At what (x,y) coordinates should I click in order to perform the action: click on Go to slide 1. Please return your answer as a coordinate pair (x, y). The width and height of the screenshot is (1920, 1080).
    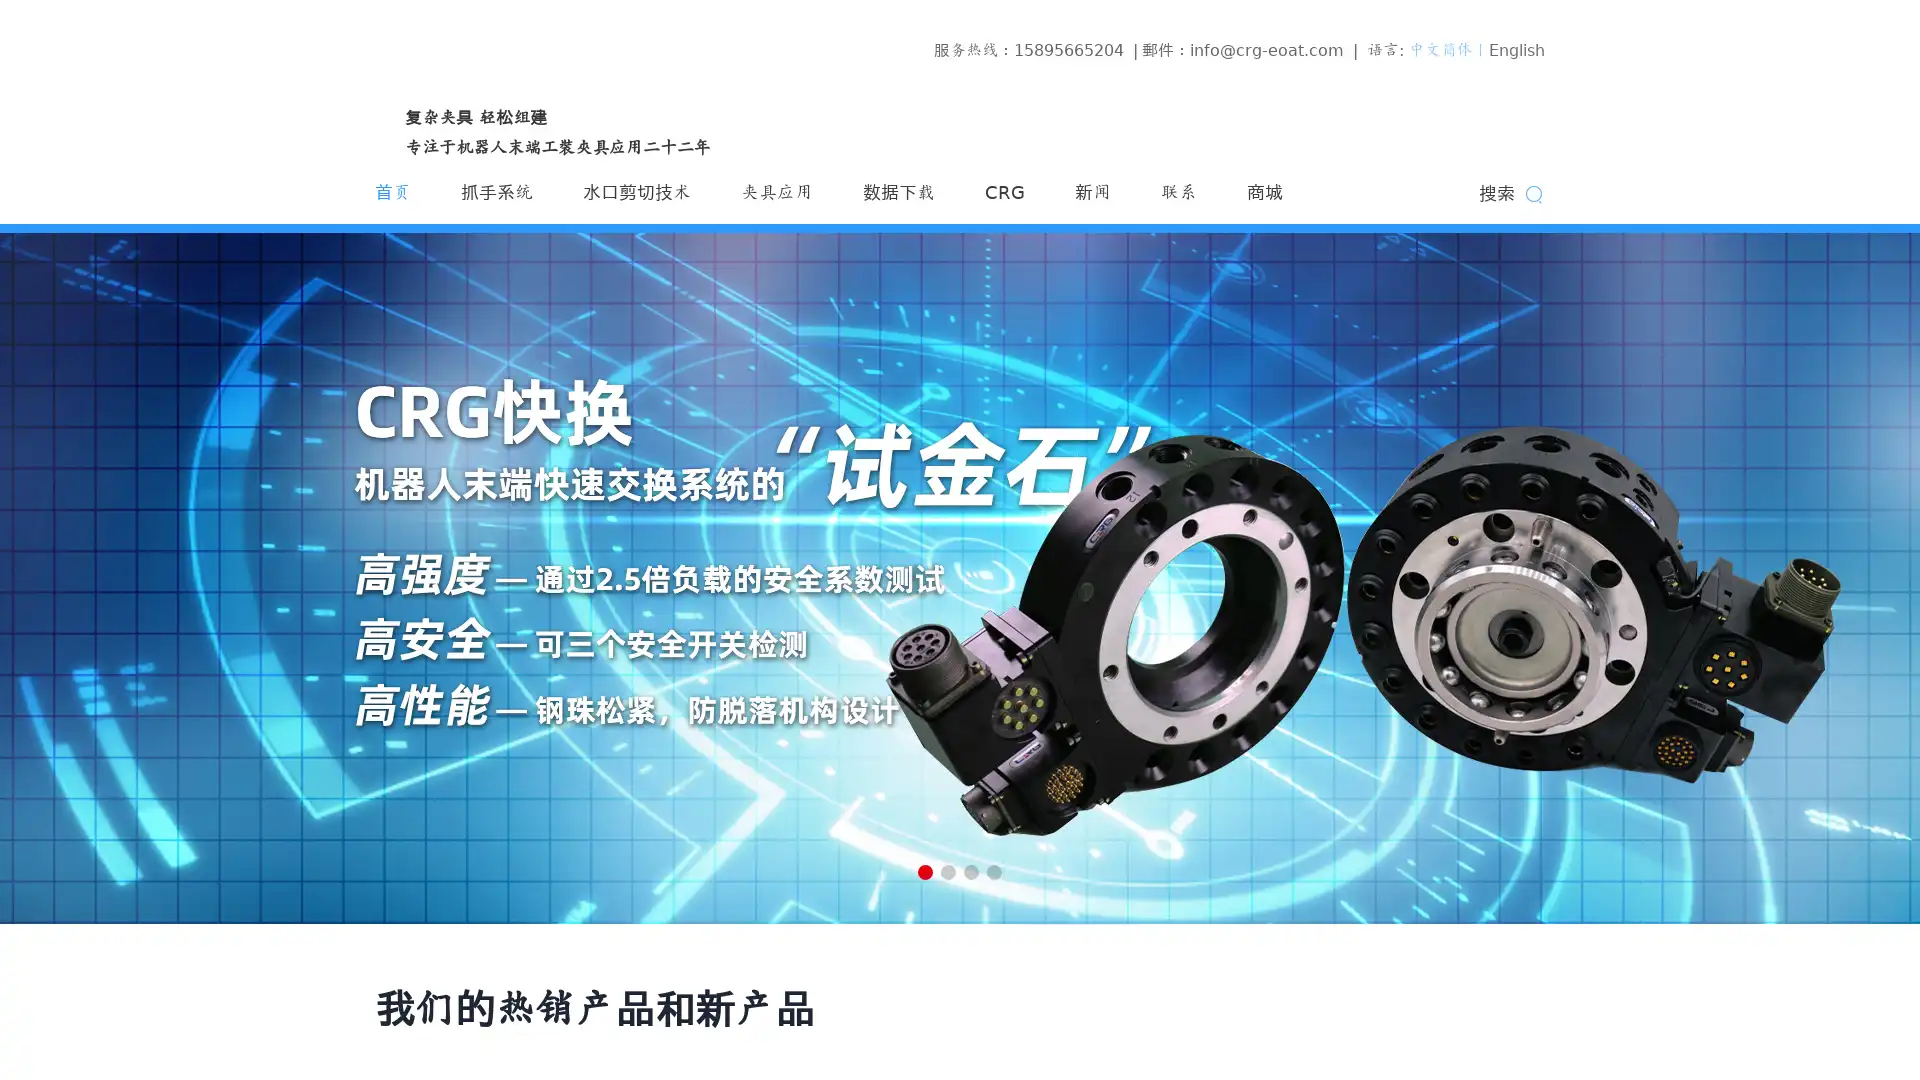
    Looking at the image, I should click on (924, 871).